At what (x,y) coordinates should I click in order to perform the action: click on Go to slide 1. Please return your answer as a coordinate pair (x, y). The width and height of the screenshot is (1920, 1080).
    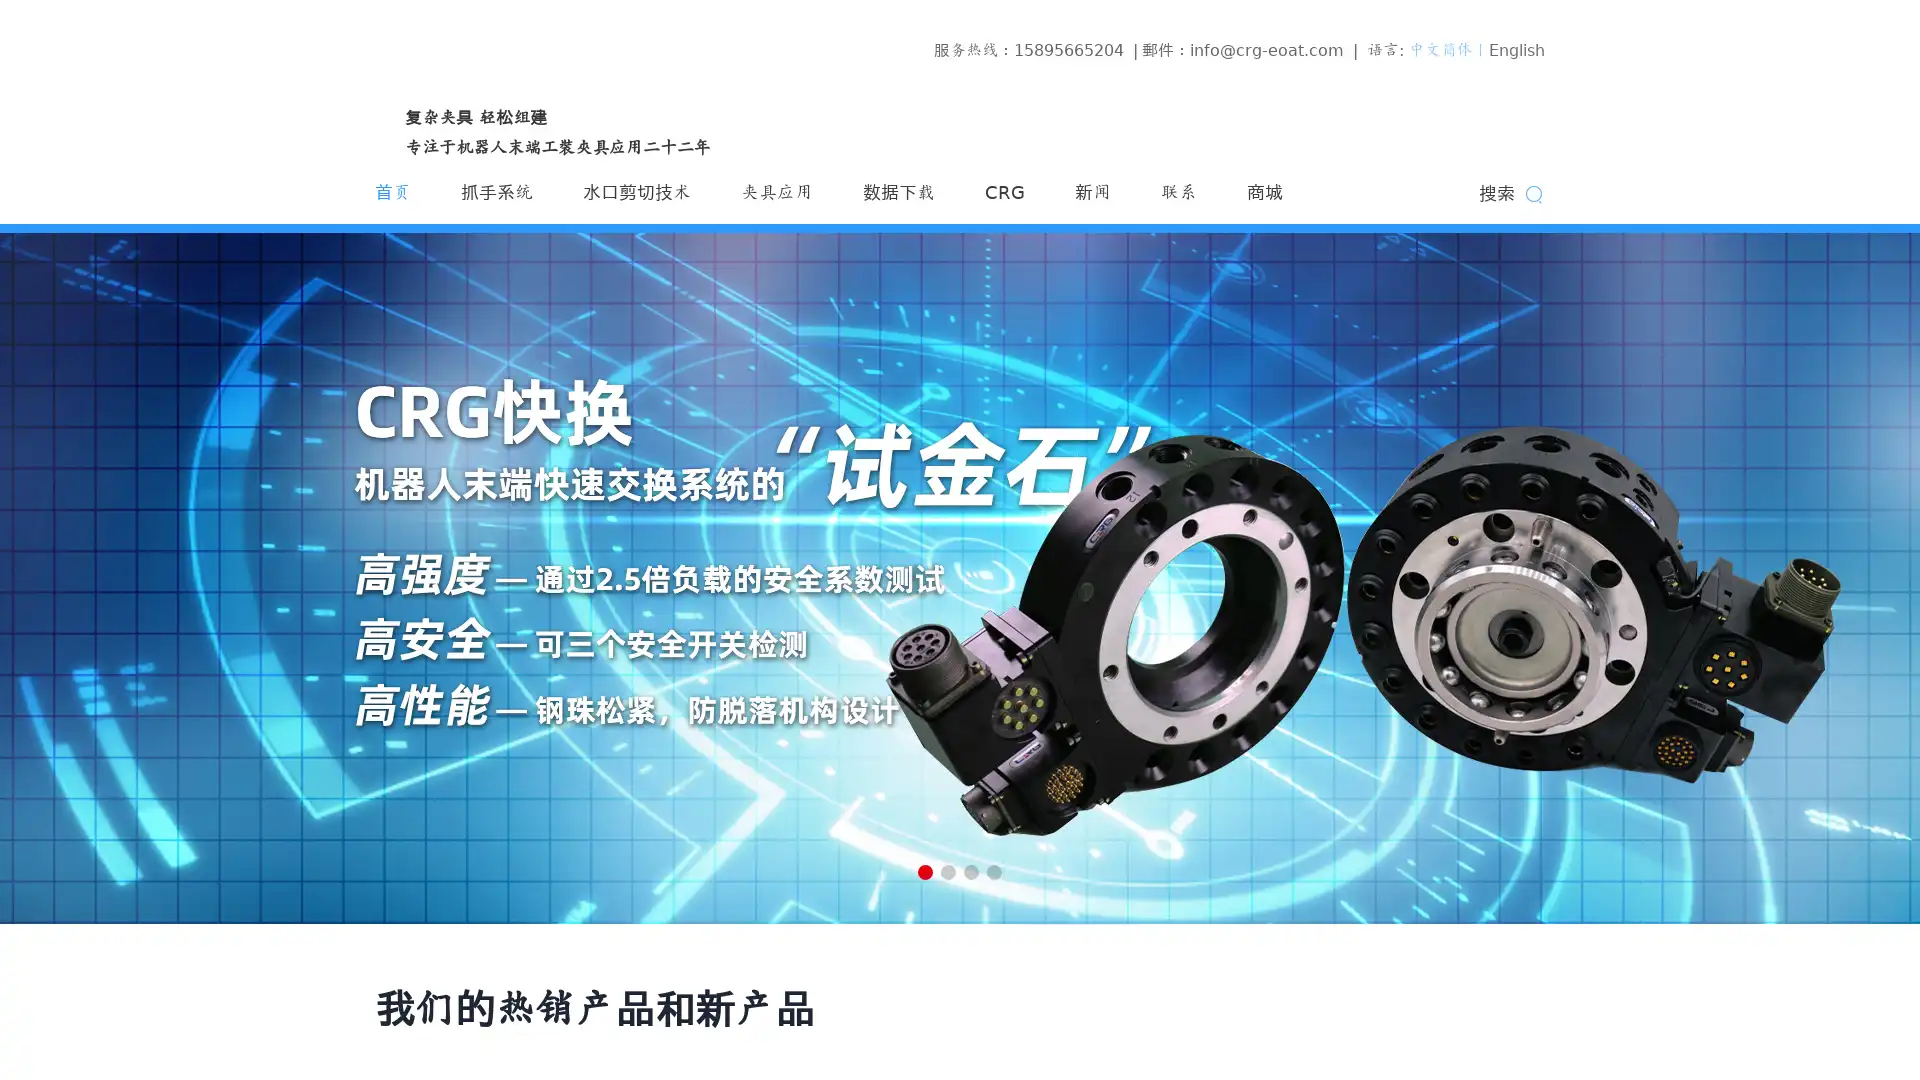
    Looking at the image, I should click on (924, 871).